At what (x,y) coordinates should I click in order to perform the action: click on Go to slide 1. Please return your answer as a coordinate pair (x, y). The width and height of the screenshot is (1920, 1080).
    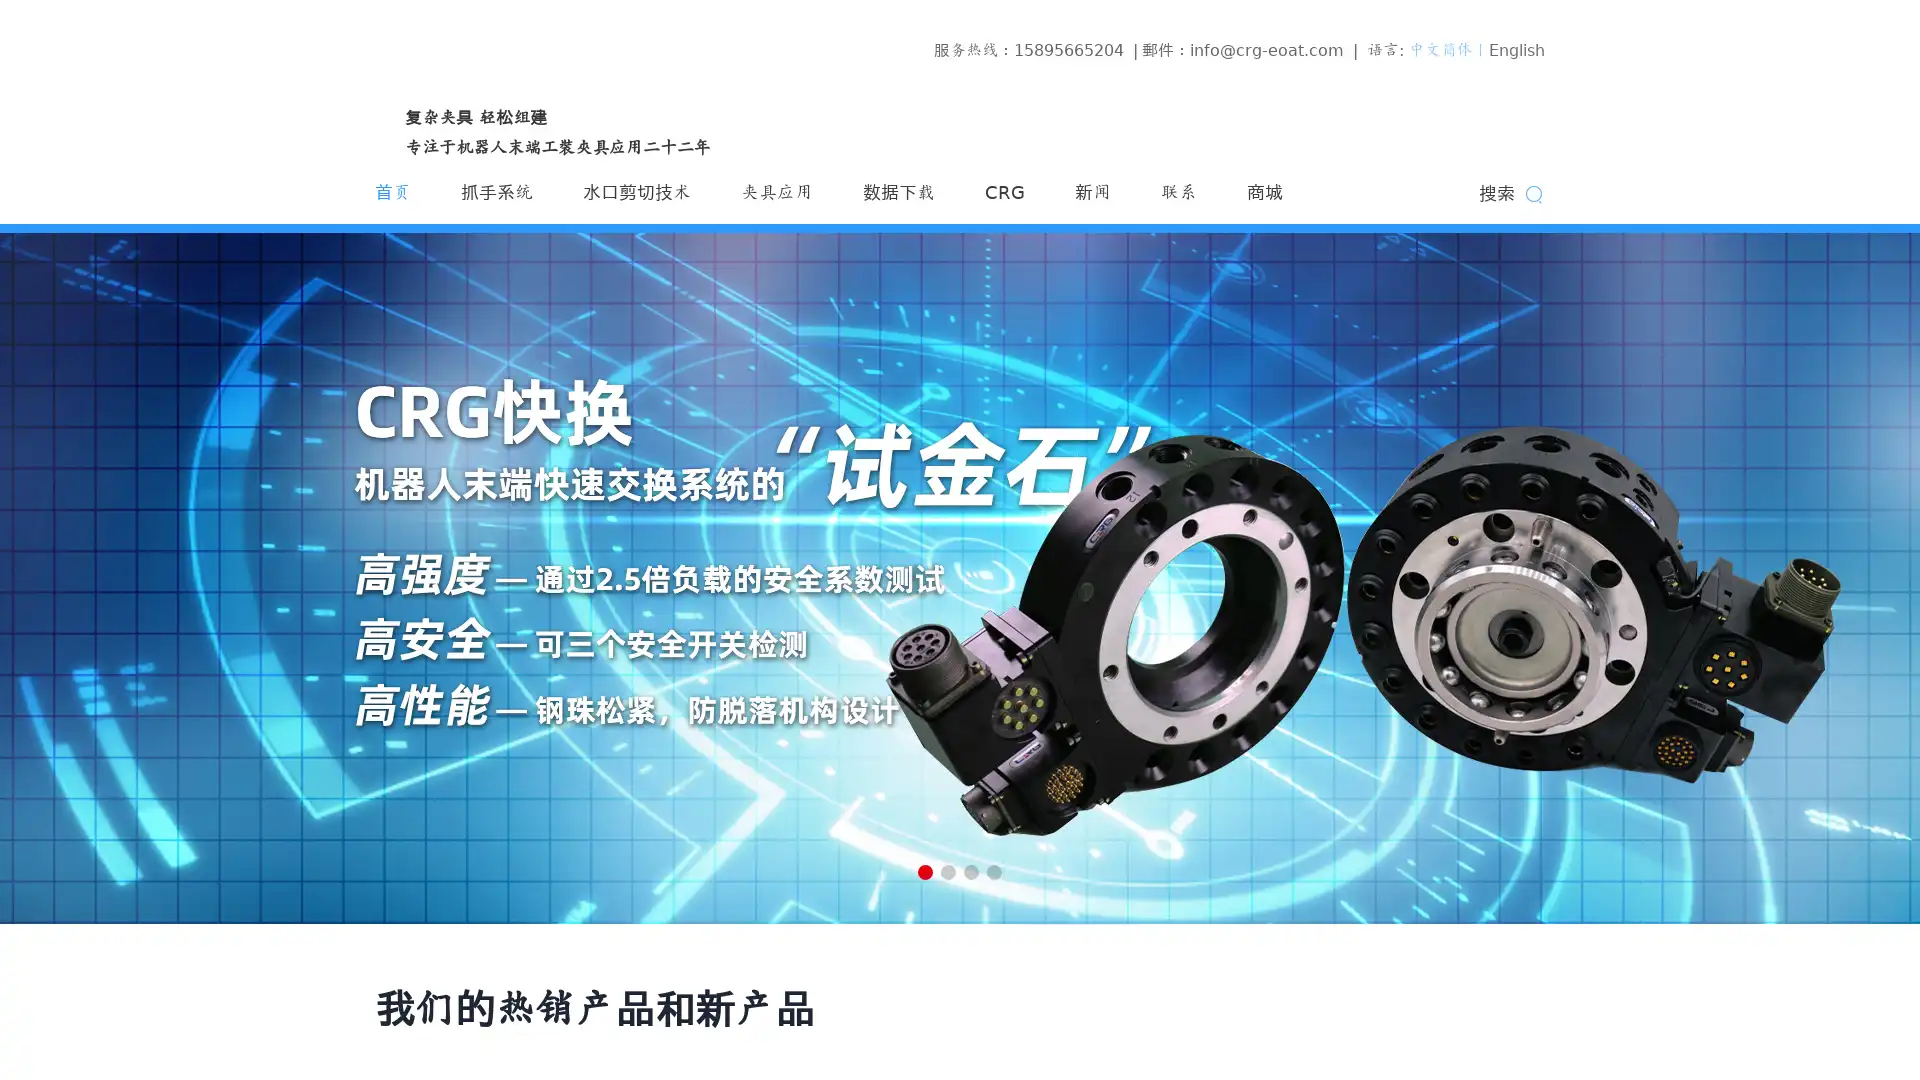
    Looking at the image, I should click on (924, 871).